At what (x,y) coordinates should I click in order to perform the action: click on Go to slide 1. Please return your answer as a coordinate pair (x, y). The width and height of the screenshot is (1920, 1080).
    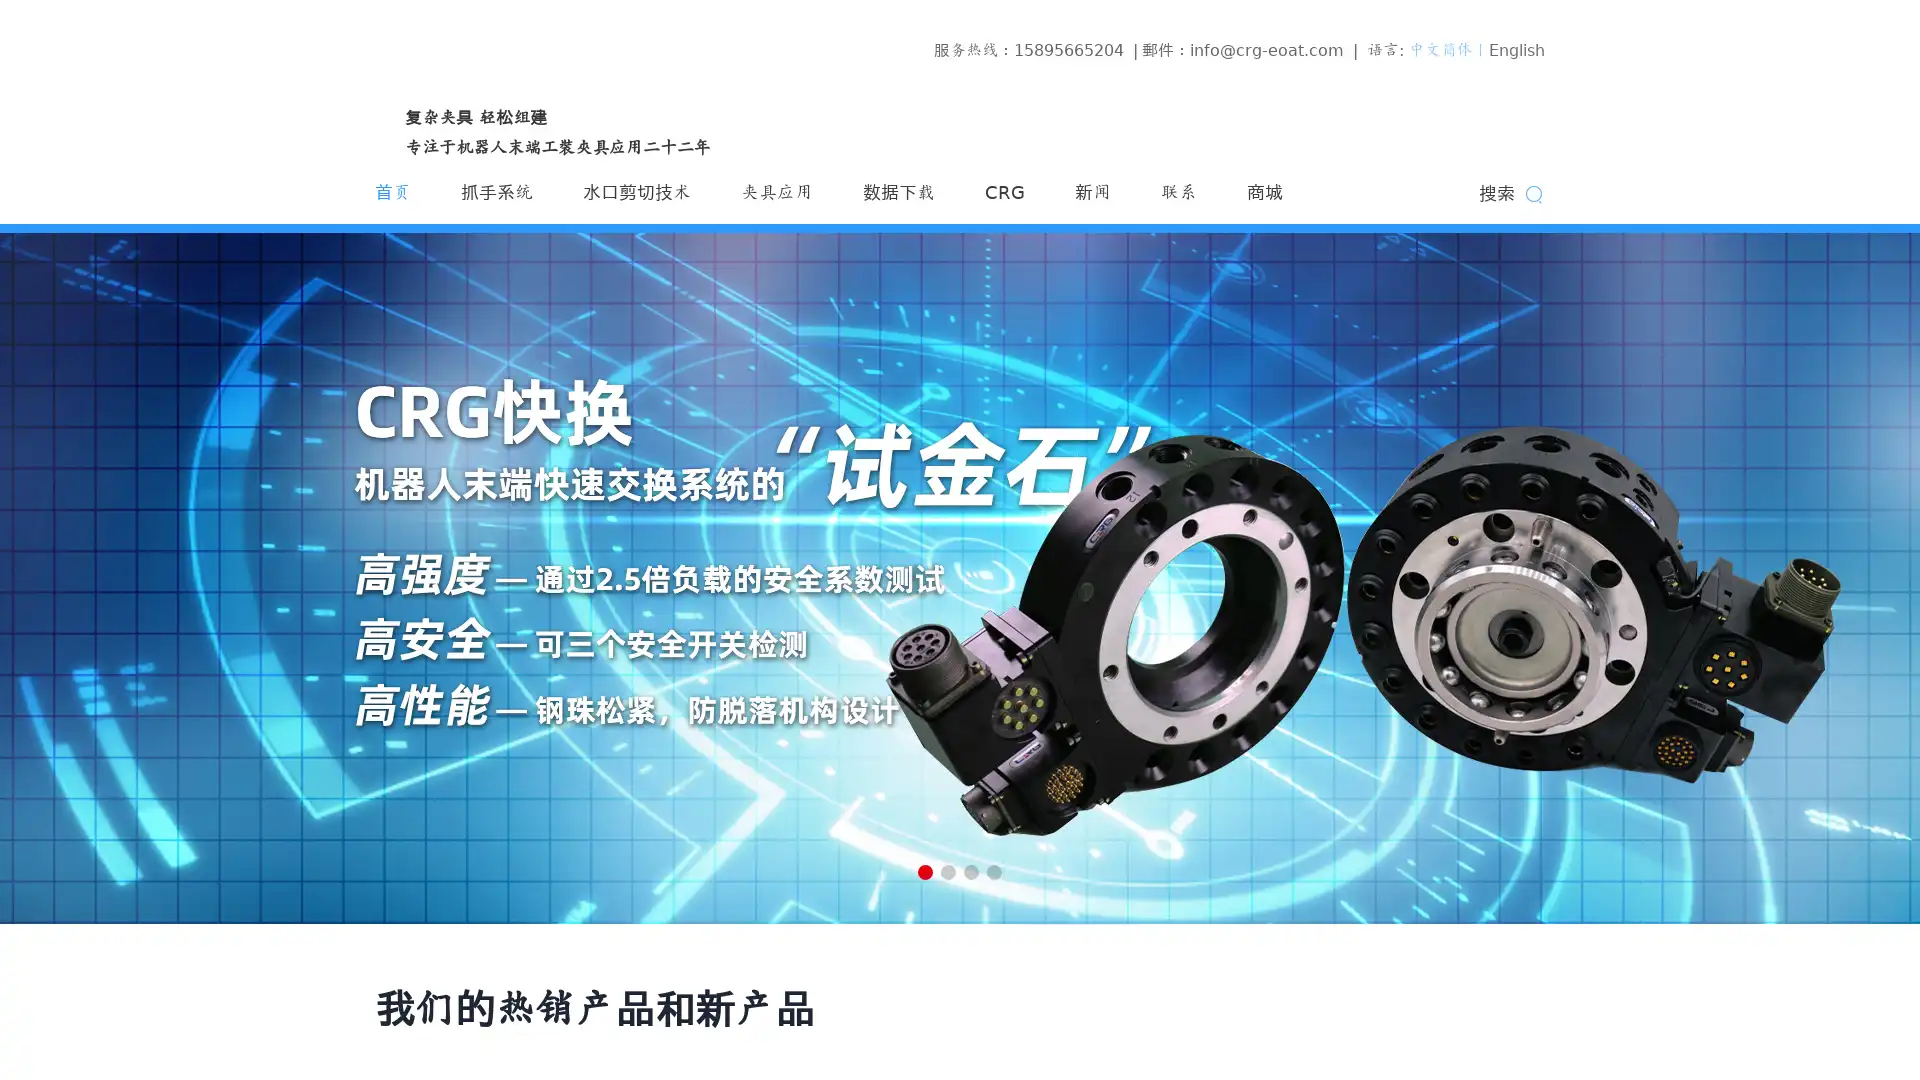
    Looking at the image, I should click on (924, 871).